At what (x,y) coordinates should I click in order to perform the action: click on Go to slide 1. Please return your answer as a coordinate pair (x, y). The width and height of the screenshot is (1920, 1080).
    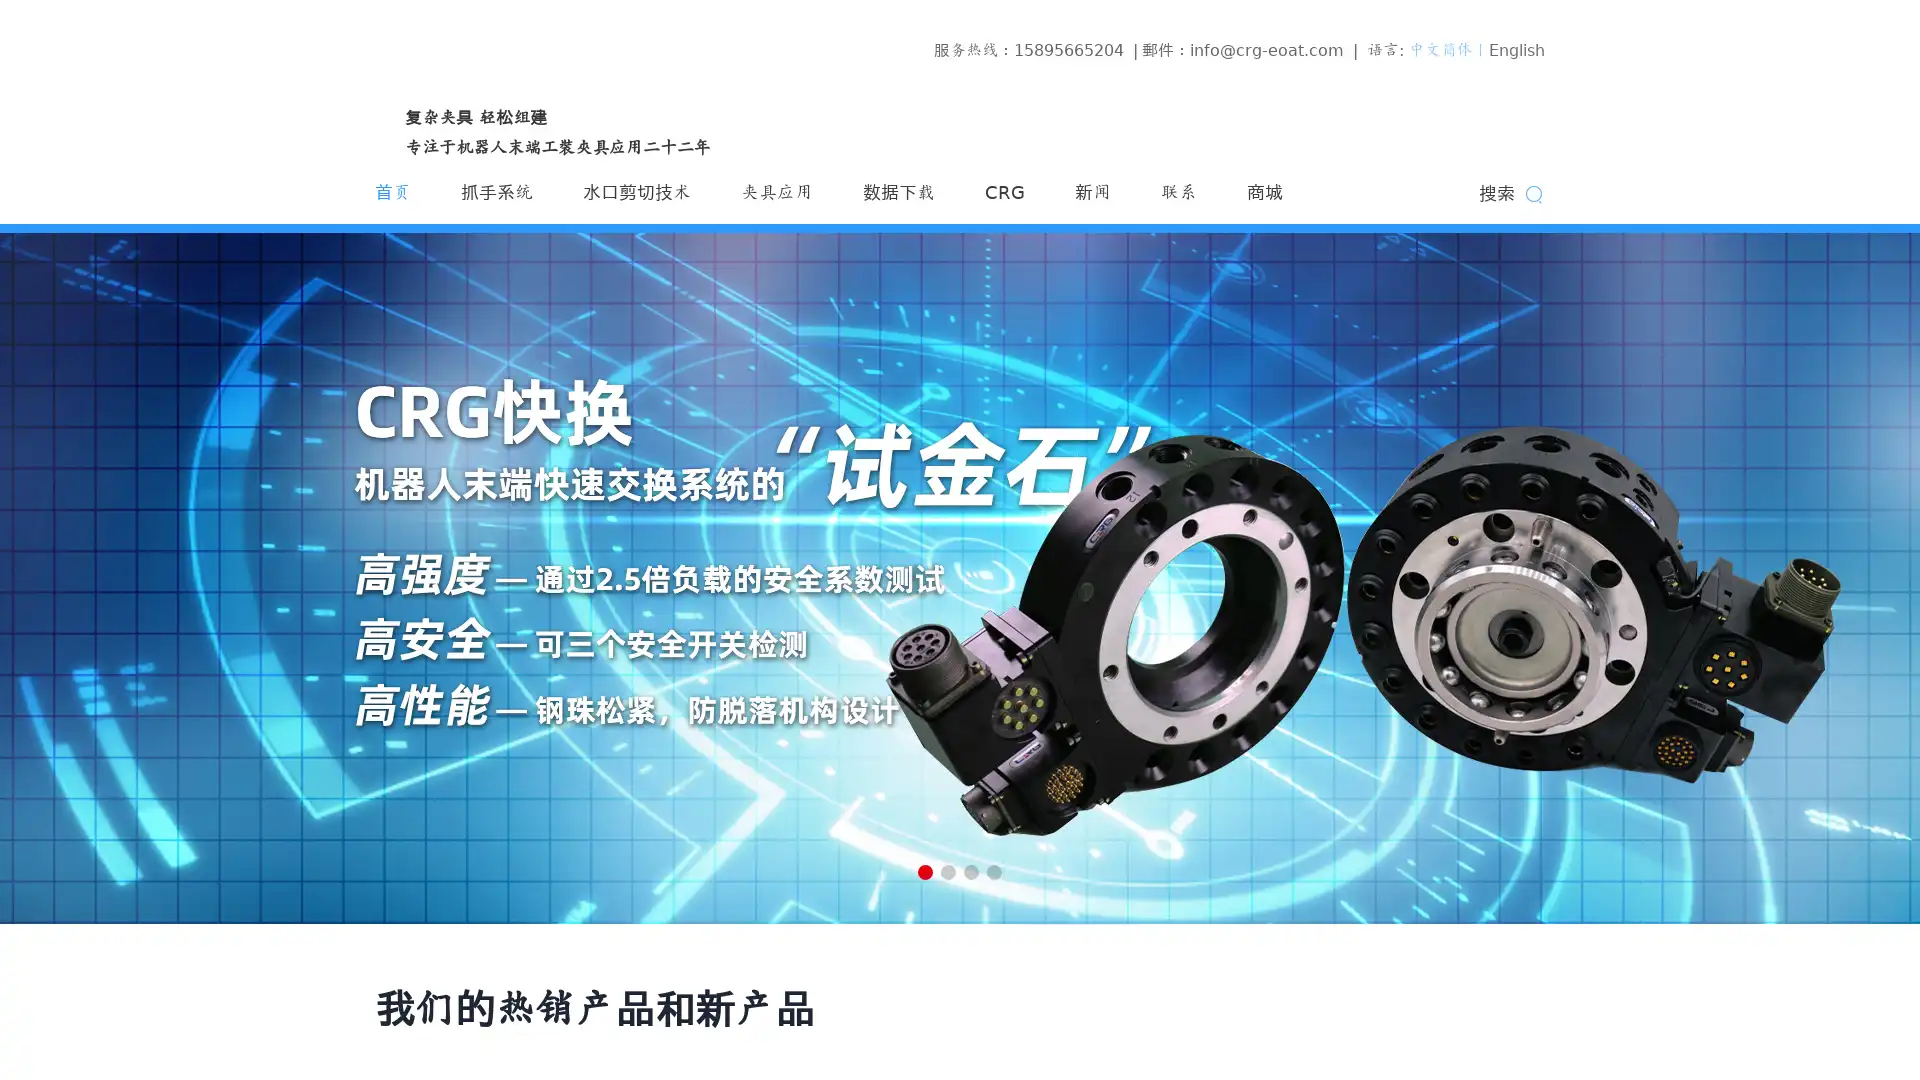
    Looking at the image, I should click on (924, 871).